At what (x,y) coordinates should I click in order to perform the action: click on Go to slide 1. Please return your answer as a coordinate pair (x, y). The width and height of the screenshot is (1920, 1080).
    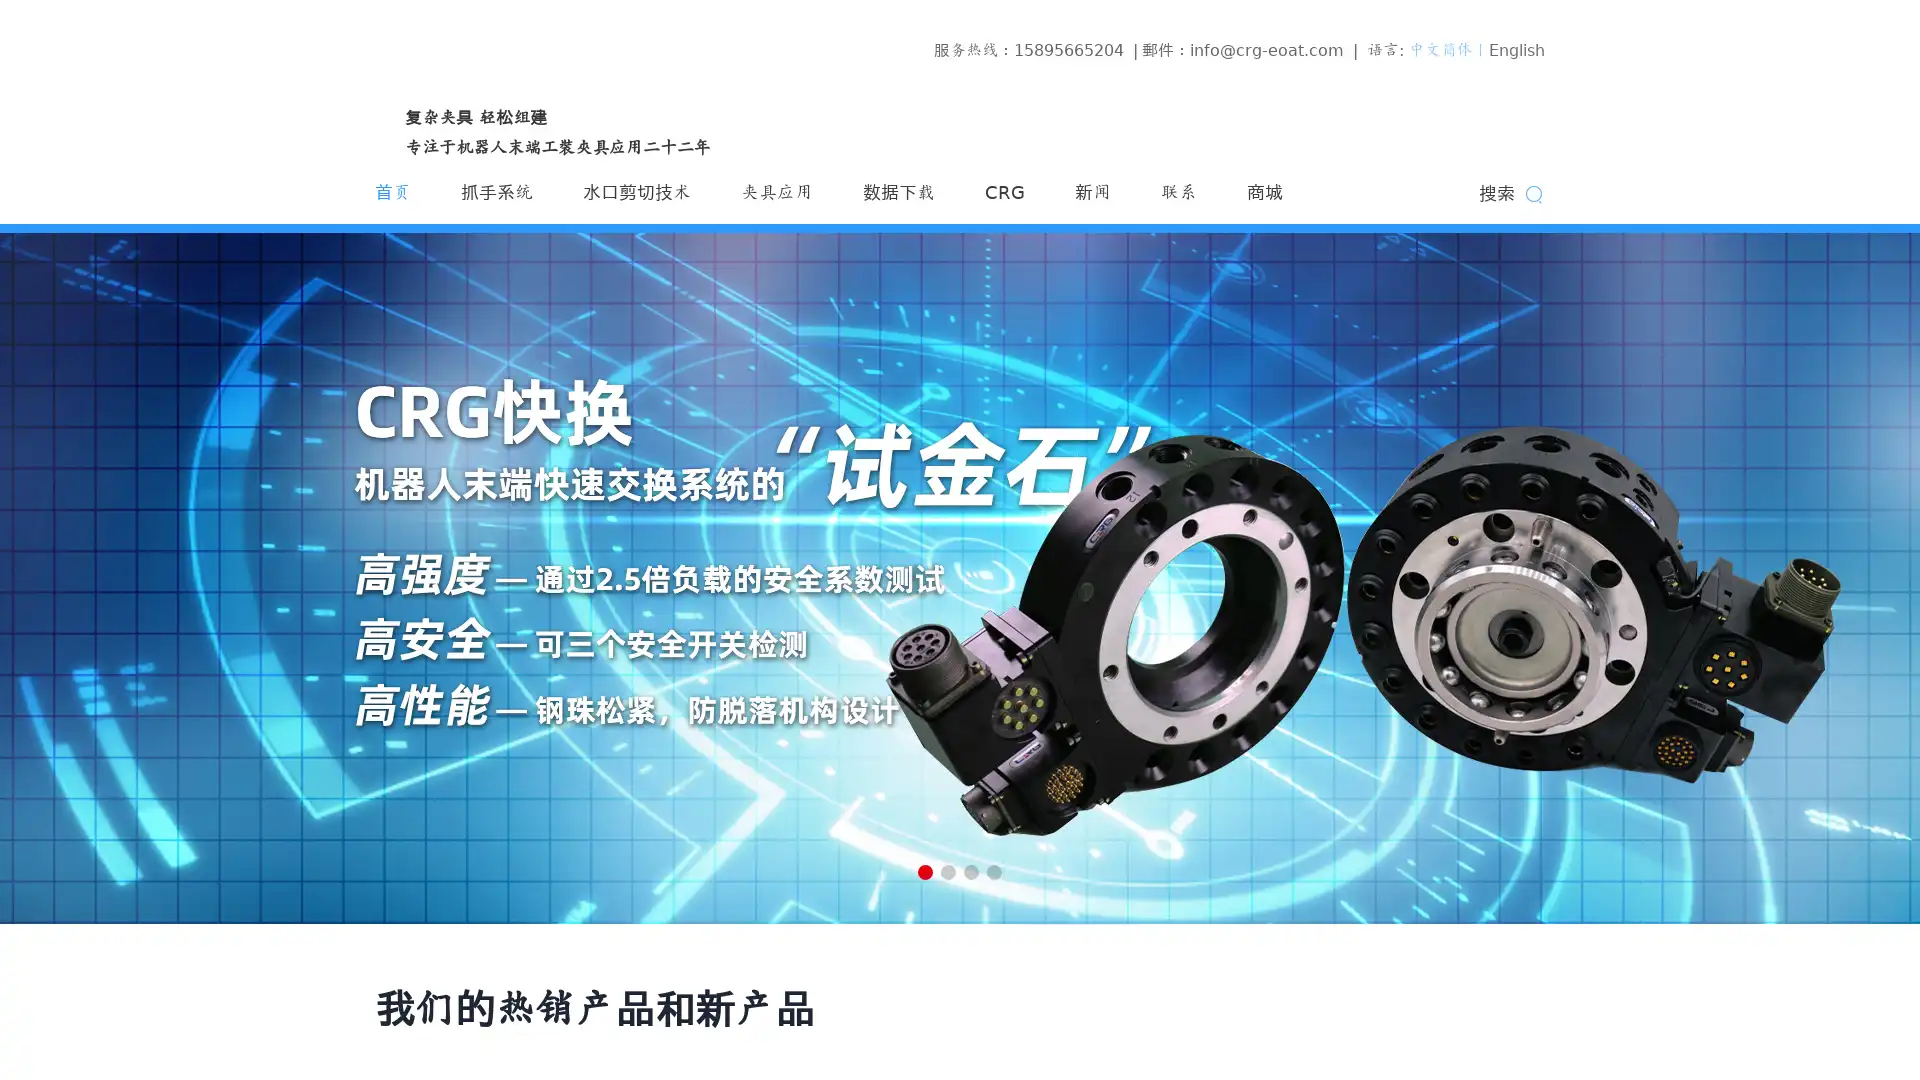
    Looking at the image, I should click on (924, 871).